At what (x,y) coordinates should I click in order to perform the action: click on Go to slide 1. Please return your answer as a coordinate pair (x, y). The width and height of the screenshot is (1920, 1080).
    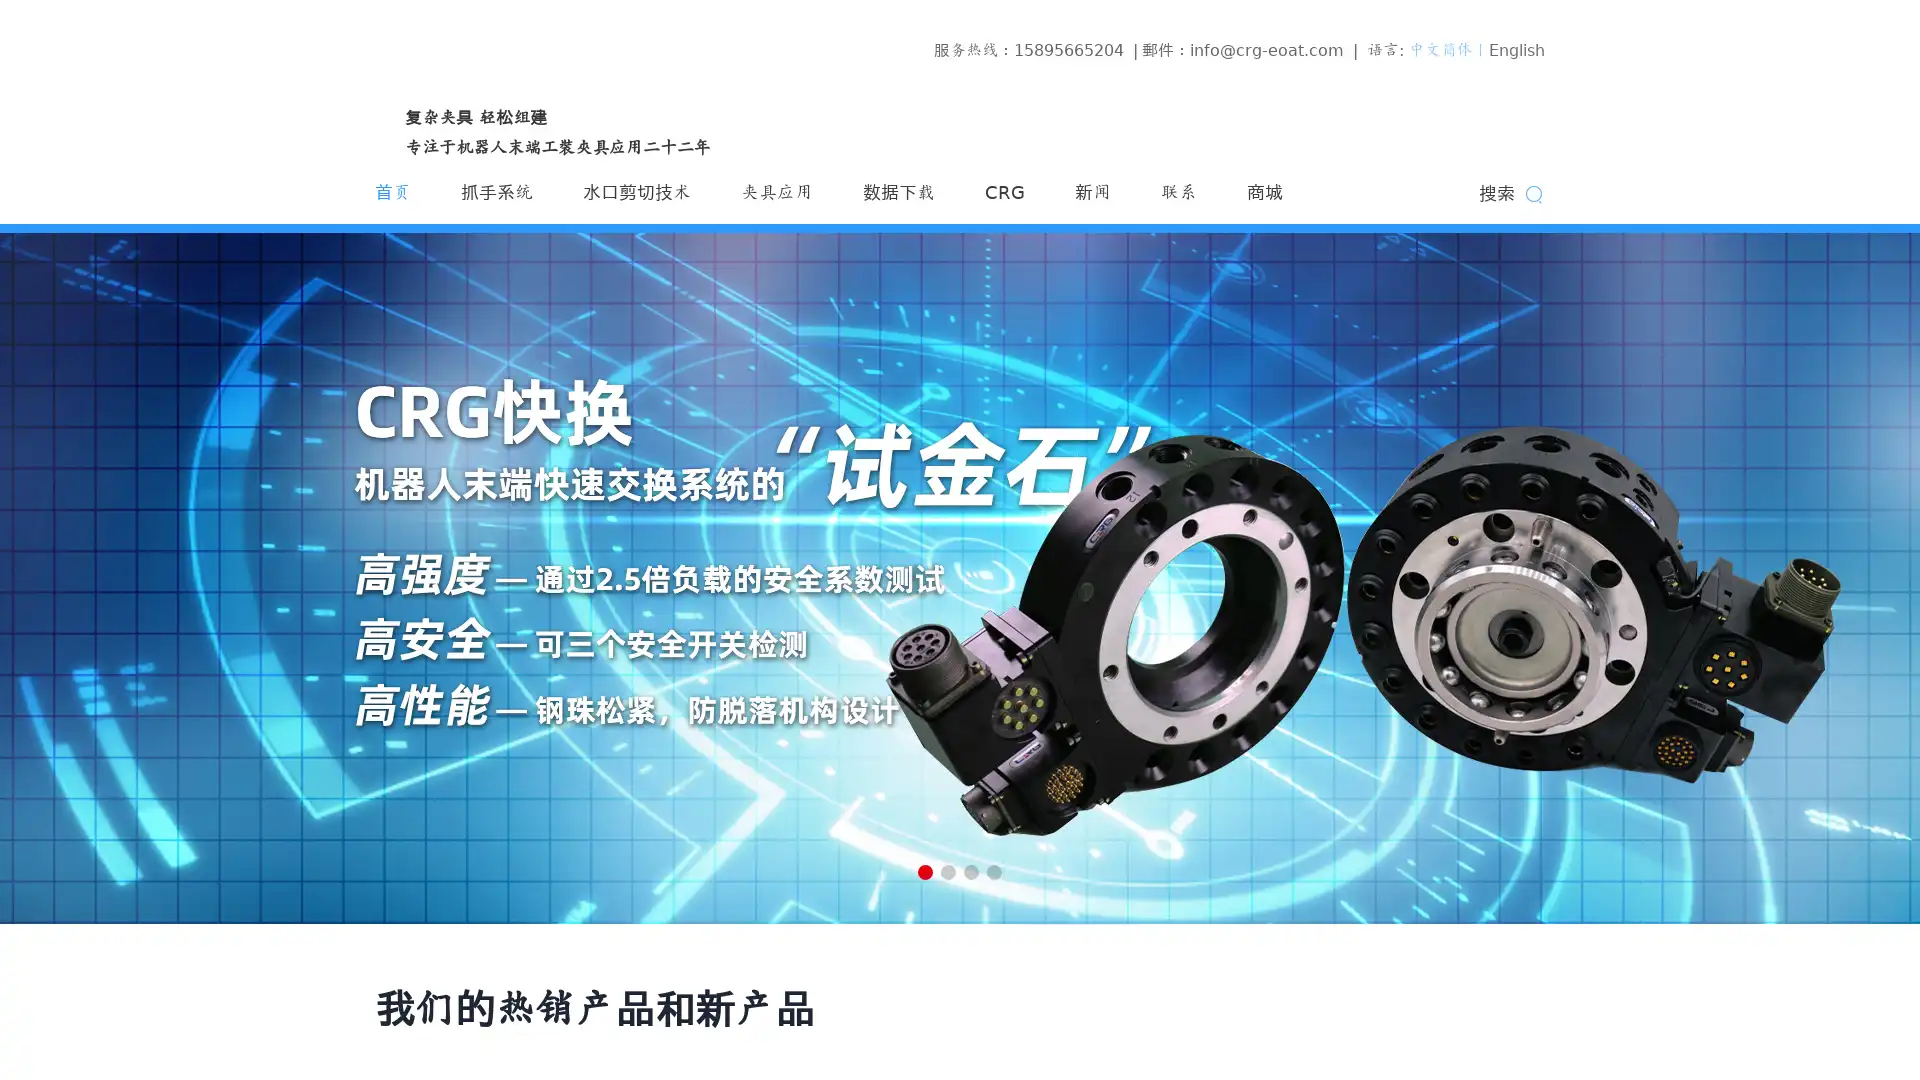
    Looking at the image, I should click on (924, 871).